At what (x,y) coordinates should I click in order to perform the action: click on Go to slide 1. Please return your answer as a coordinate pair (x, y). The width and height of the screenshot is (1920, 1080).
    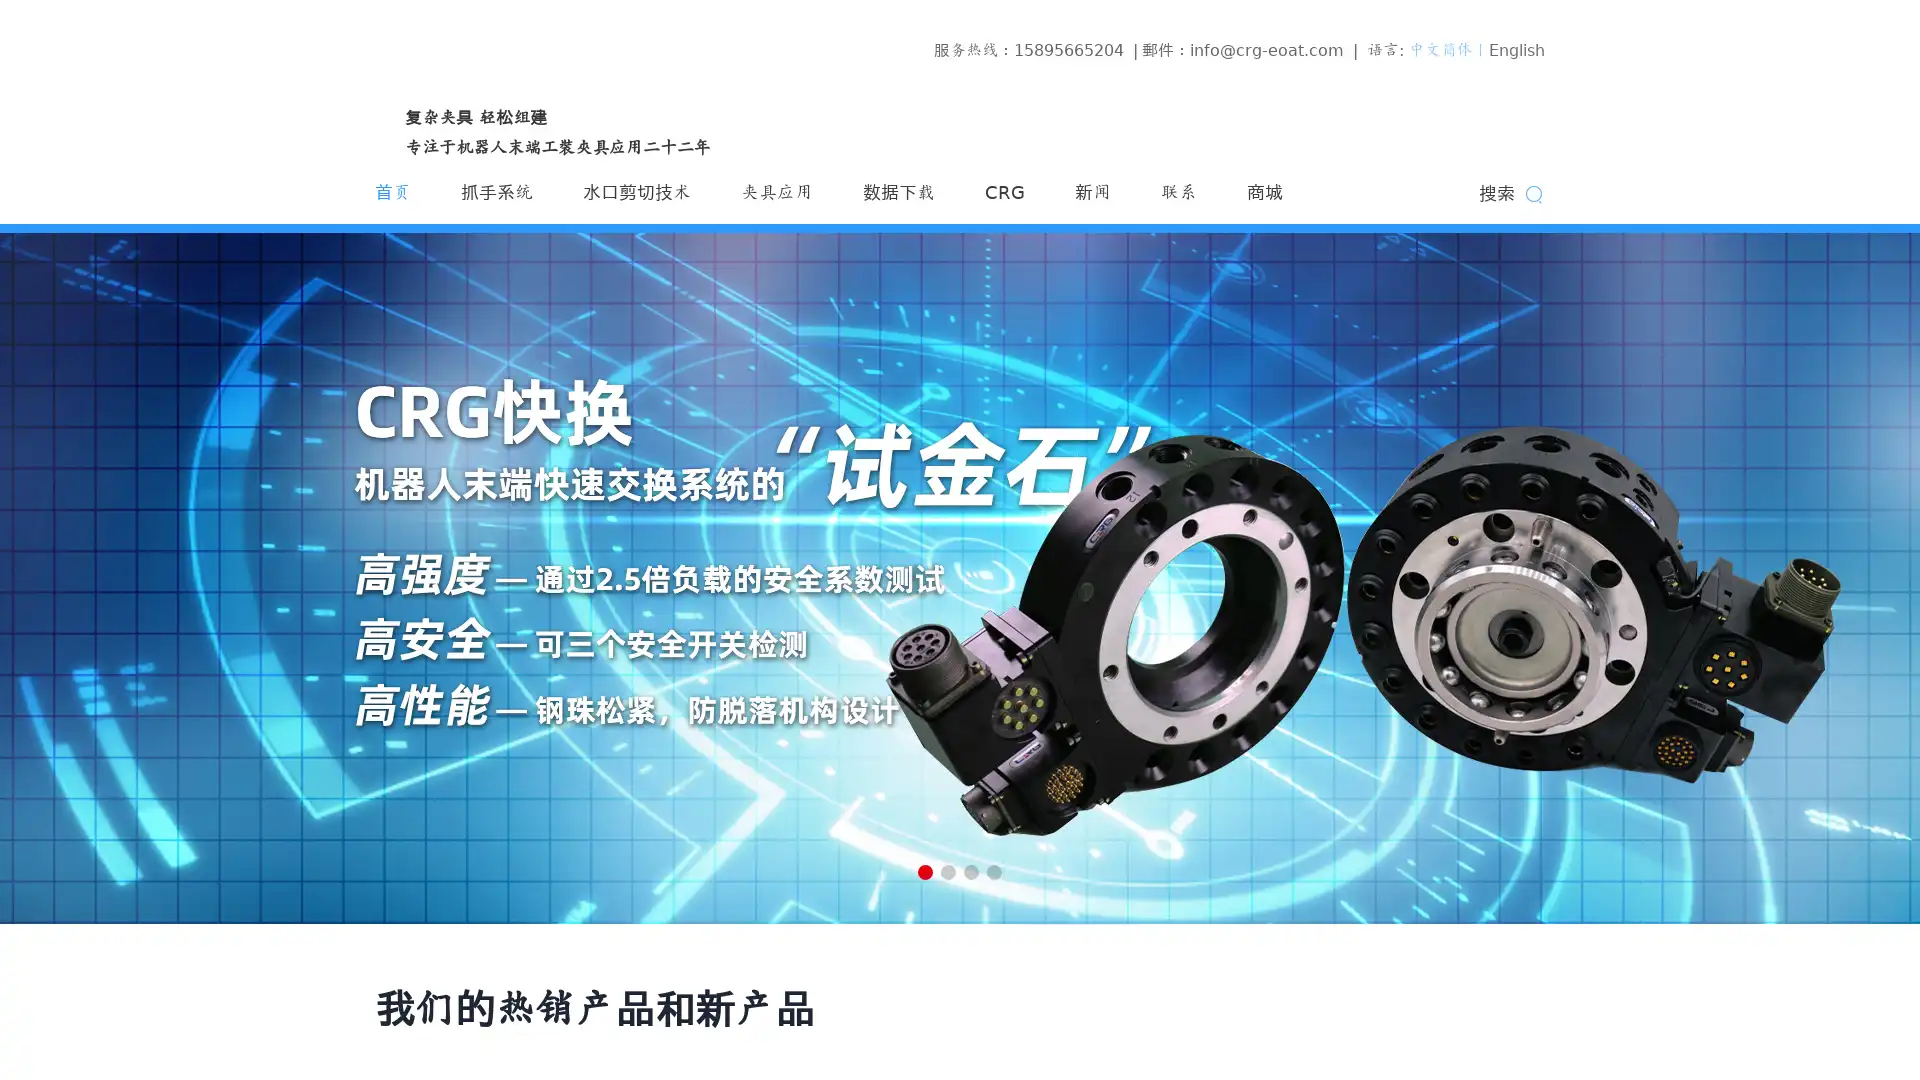
    Looking at the image, I should click on (924, 871).